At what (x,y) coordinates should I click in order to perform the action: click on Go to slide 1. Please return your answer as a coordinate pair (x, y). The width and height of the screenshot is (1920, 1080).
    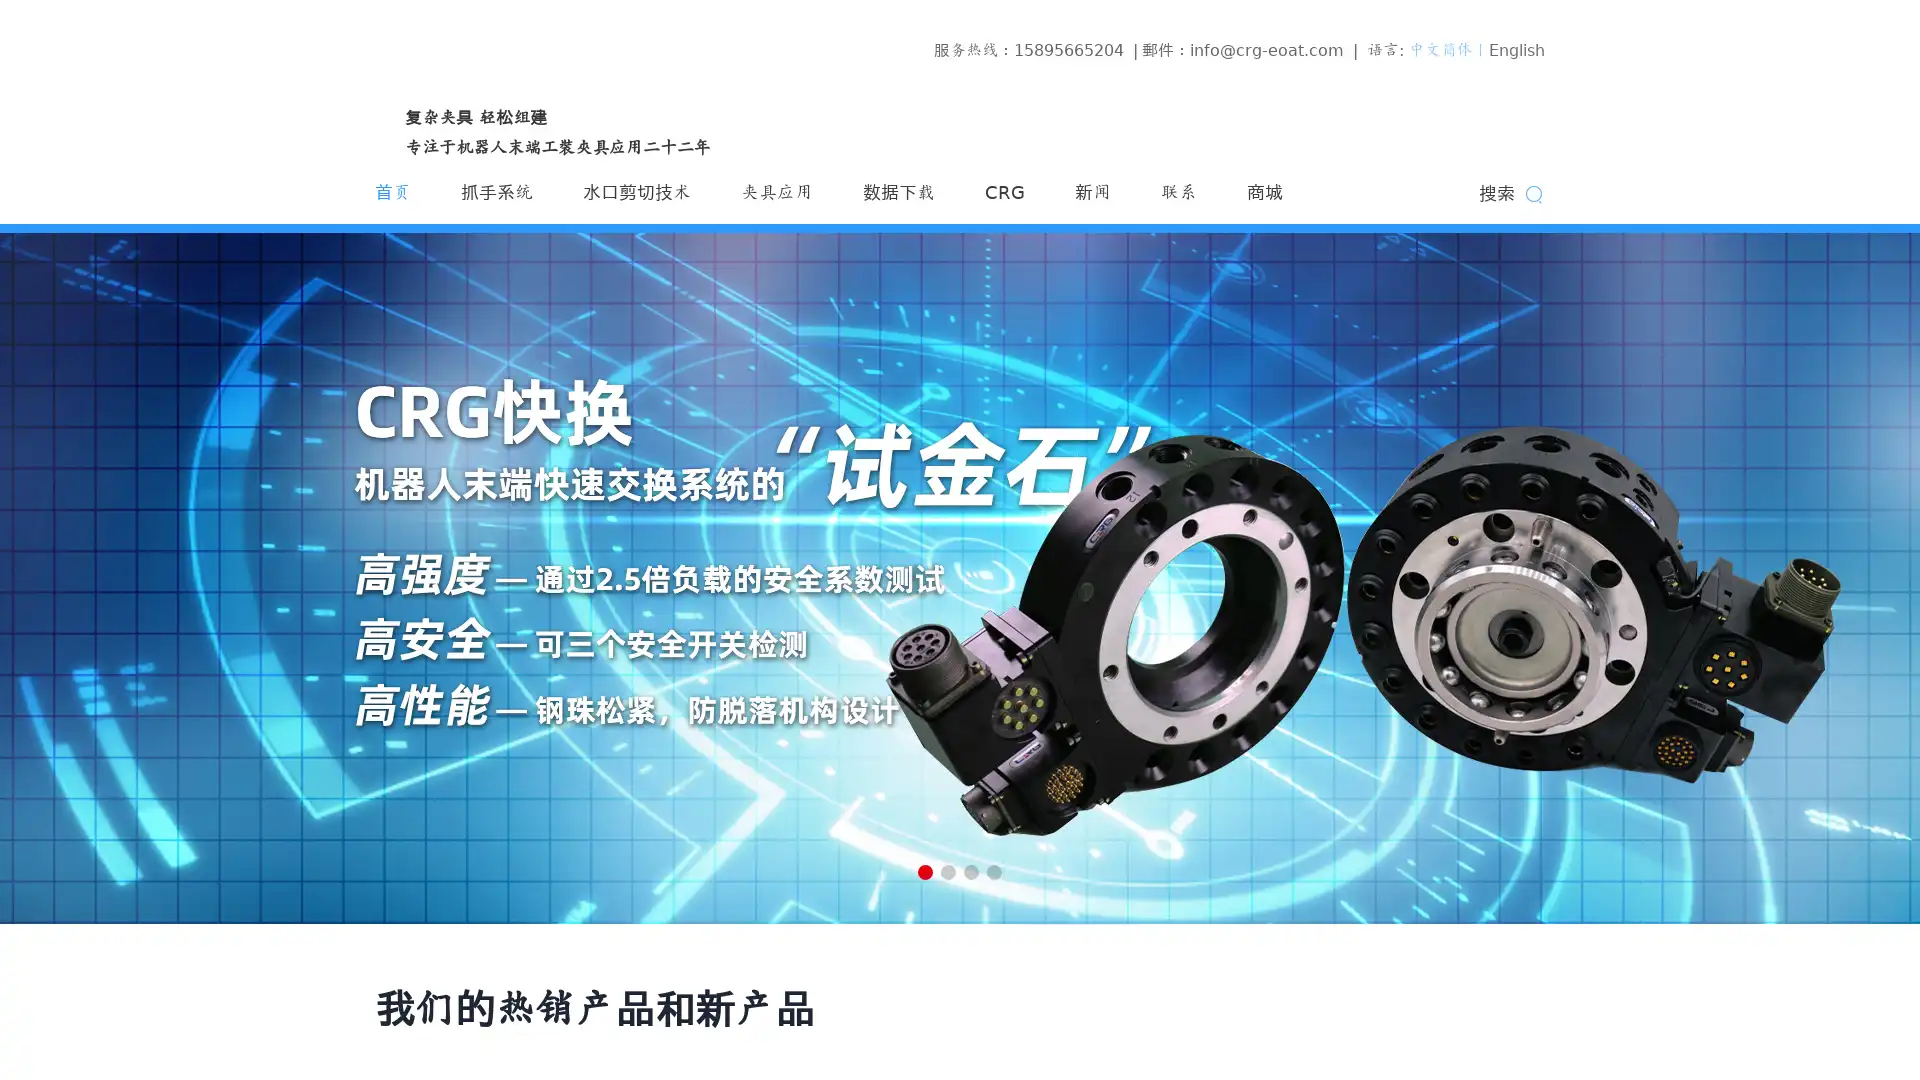
    Looking at the image, I should click on (924, 871).